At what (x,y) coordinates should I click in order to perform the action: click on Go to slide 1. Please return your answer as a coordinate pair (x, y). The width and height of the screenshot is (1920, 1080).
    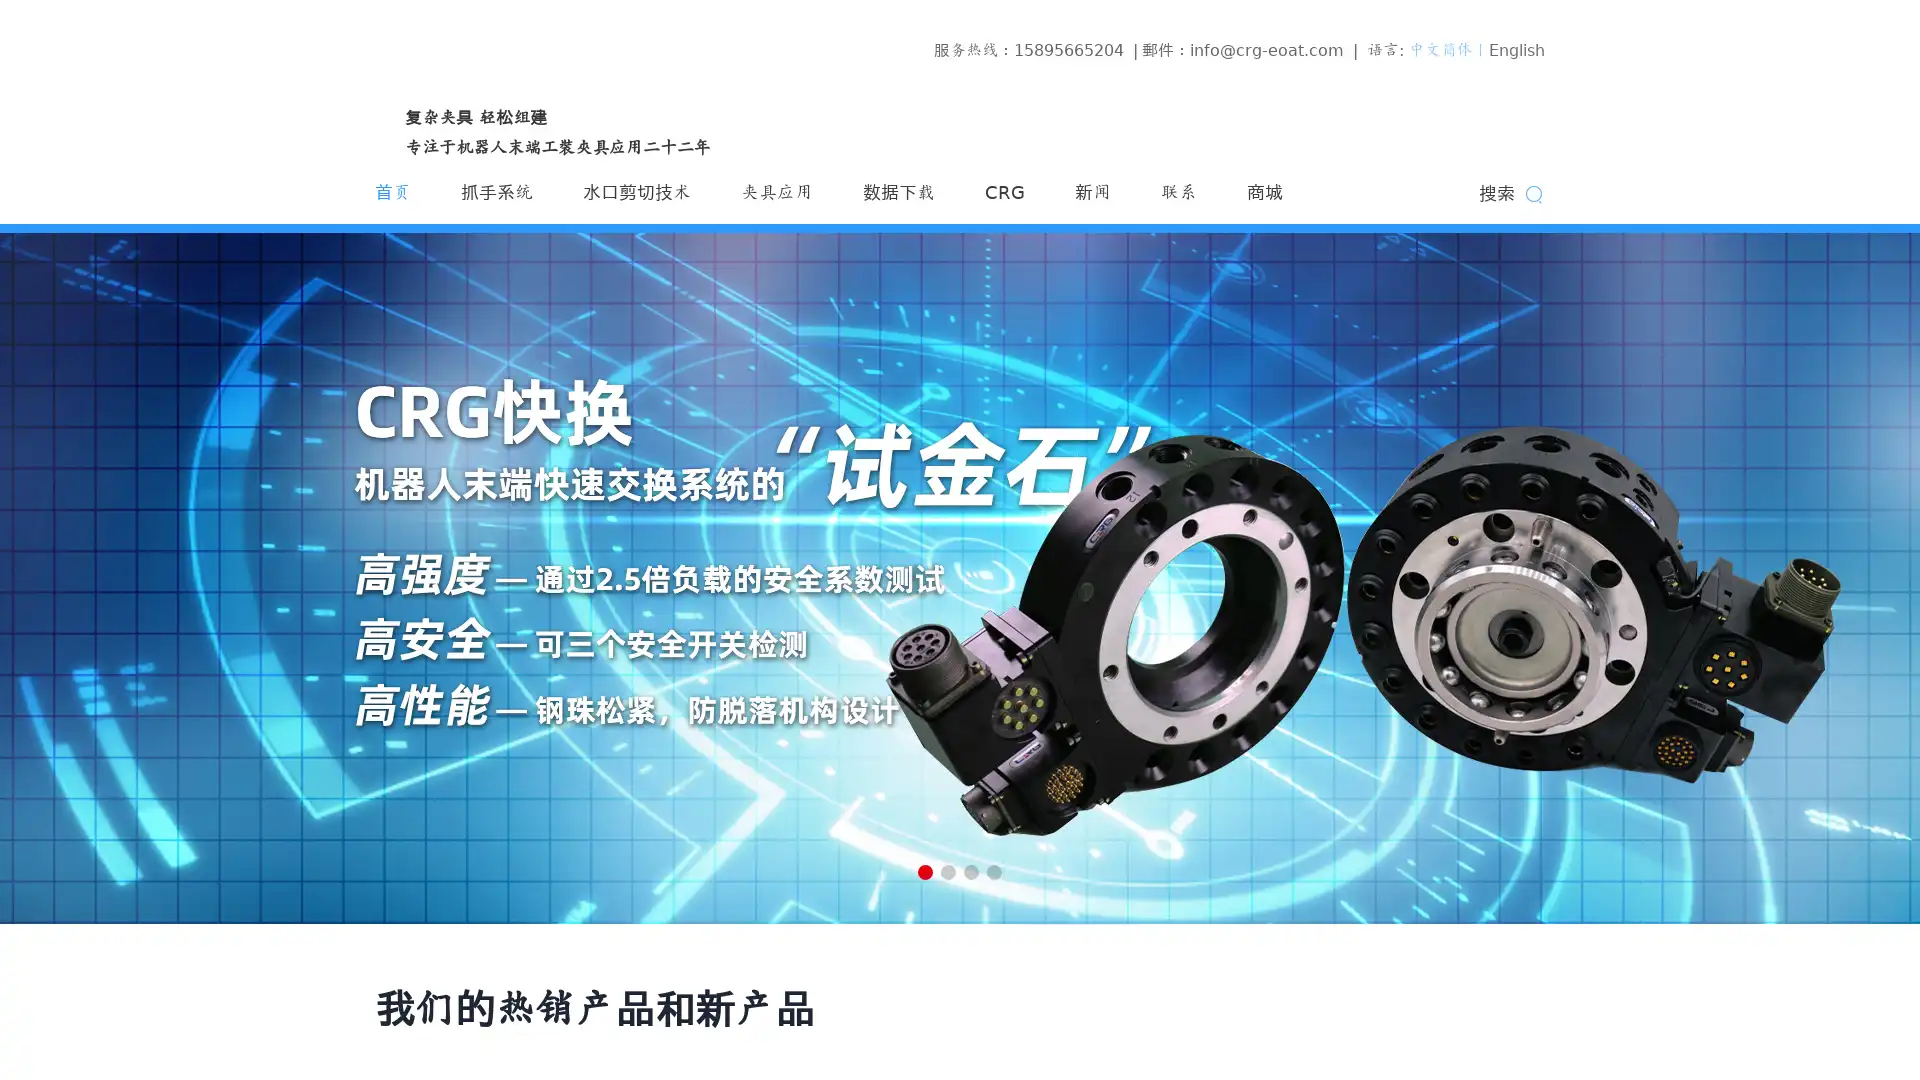
    Looking at the image, I should click on (924, 871).